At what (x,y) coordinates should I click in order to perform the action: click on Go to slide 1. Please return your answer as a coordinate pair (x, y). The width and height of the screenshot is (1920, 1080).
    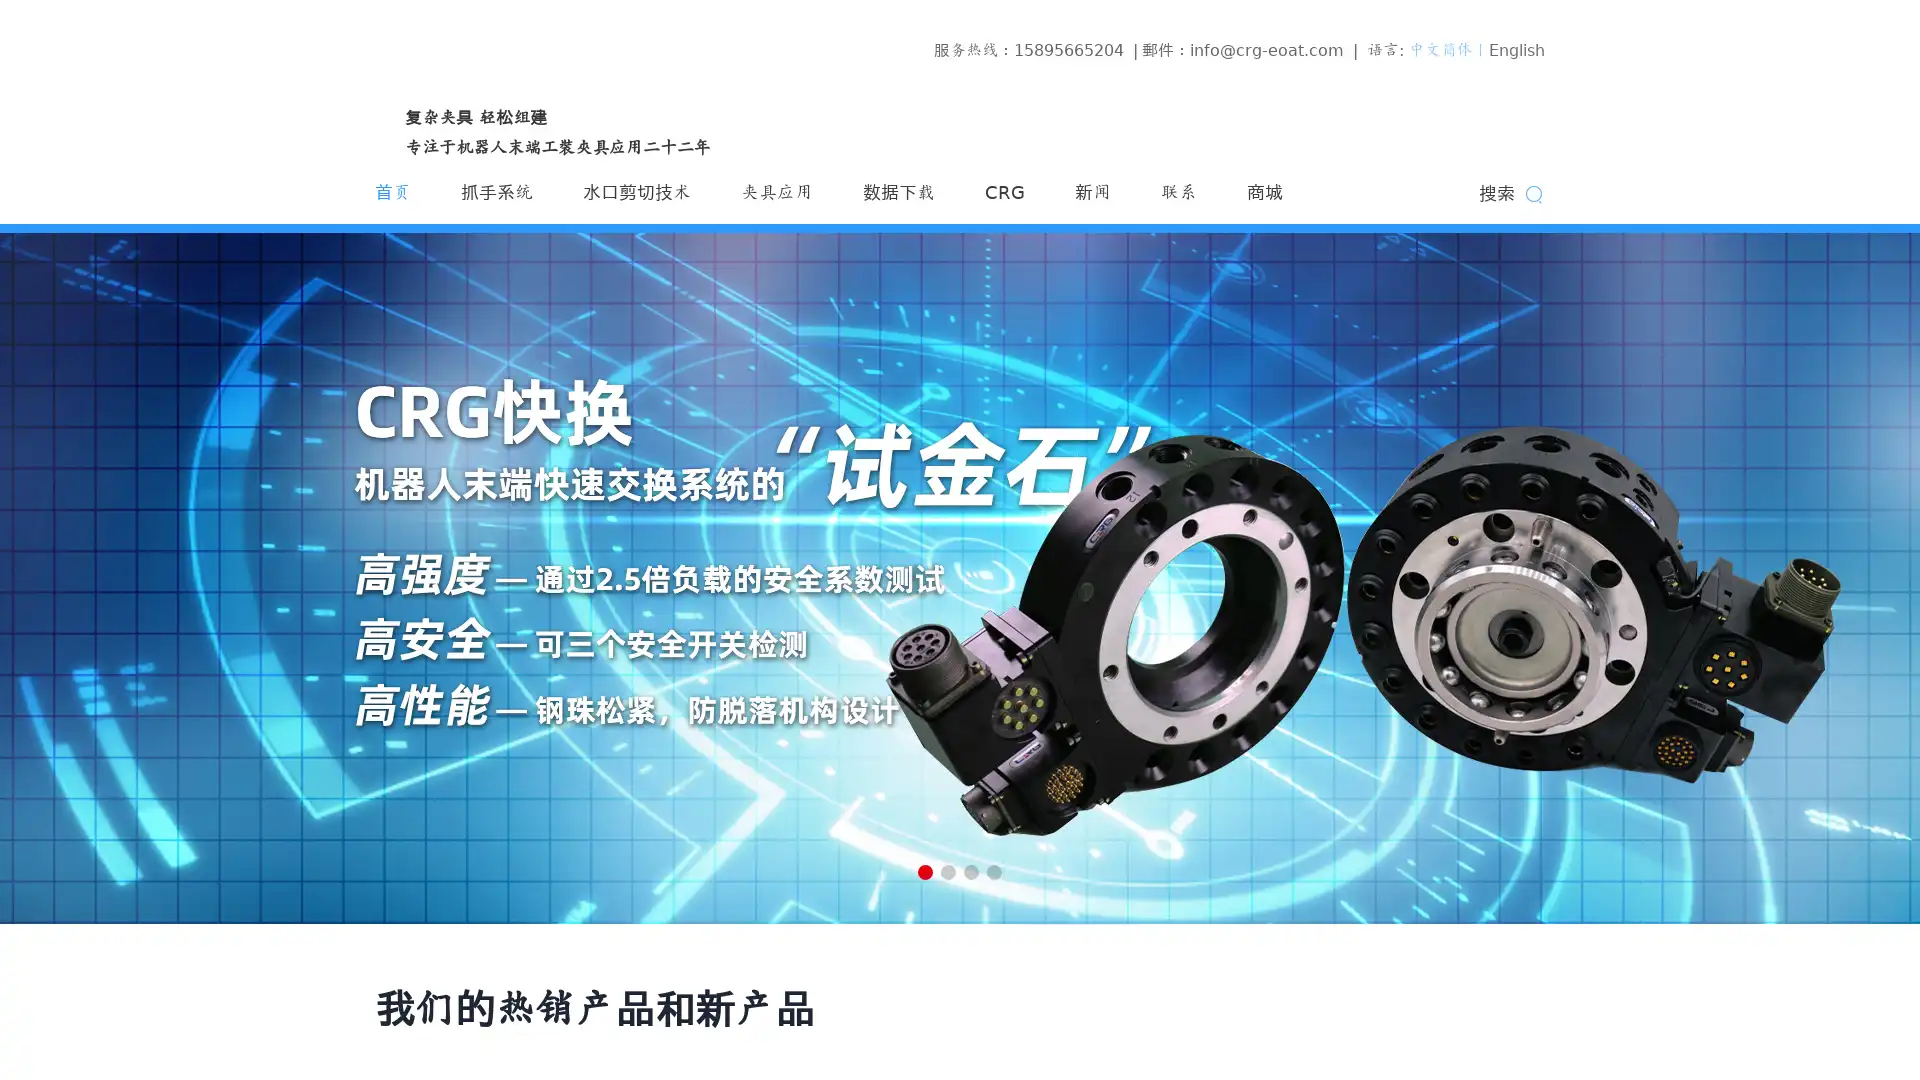
    Looking at the image, I should click on (924, 871).